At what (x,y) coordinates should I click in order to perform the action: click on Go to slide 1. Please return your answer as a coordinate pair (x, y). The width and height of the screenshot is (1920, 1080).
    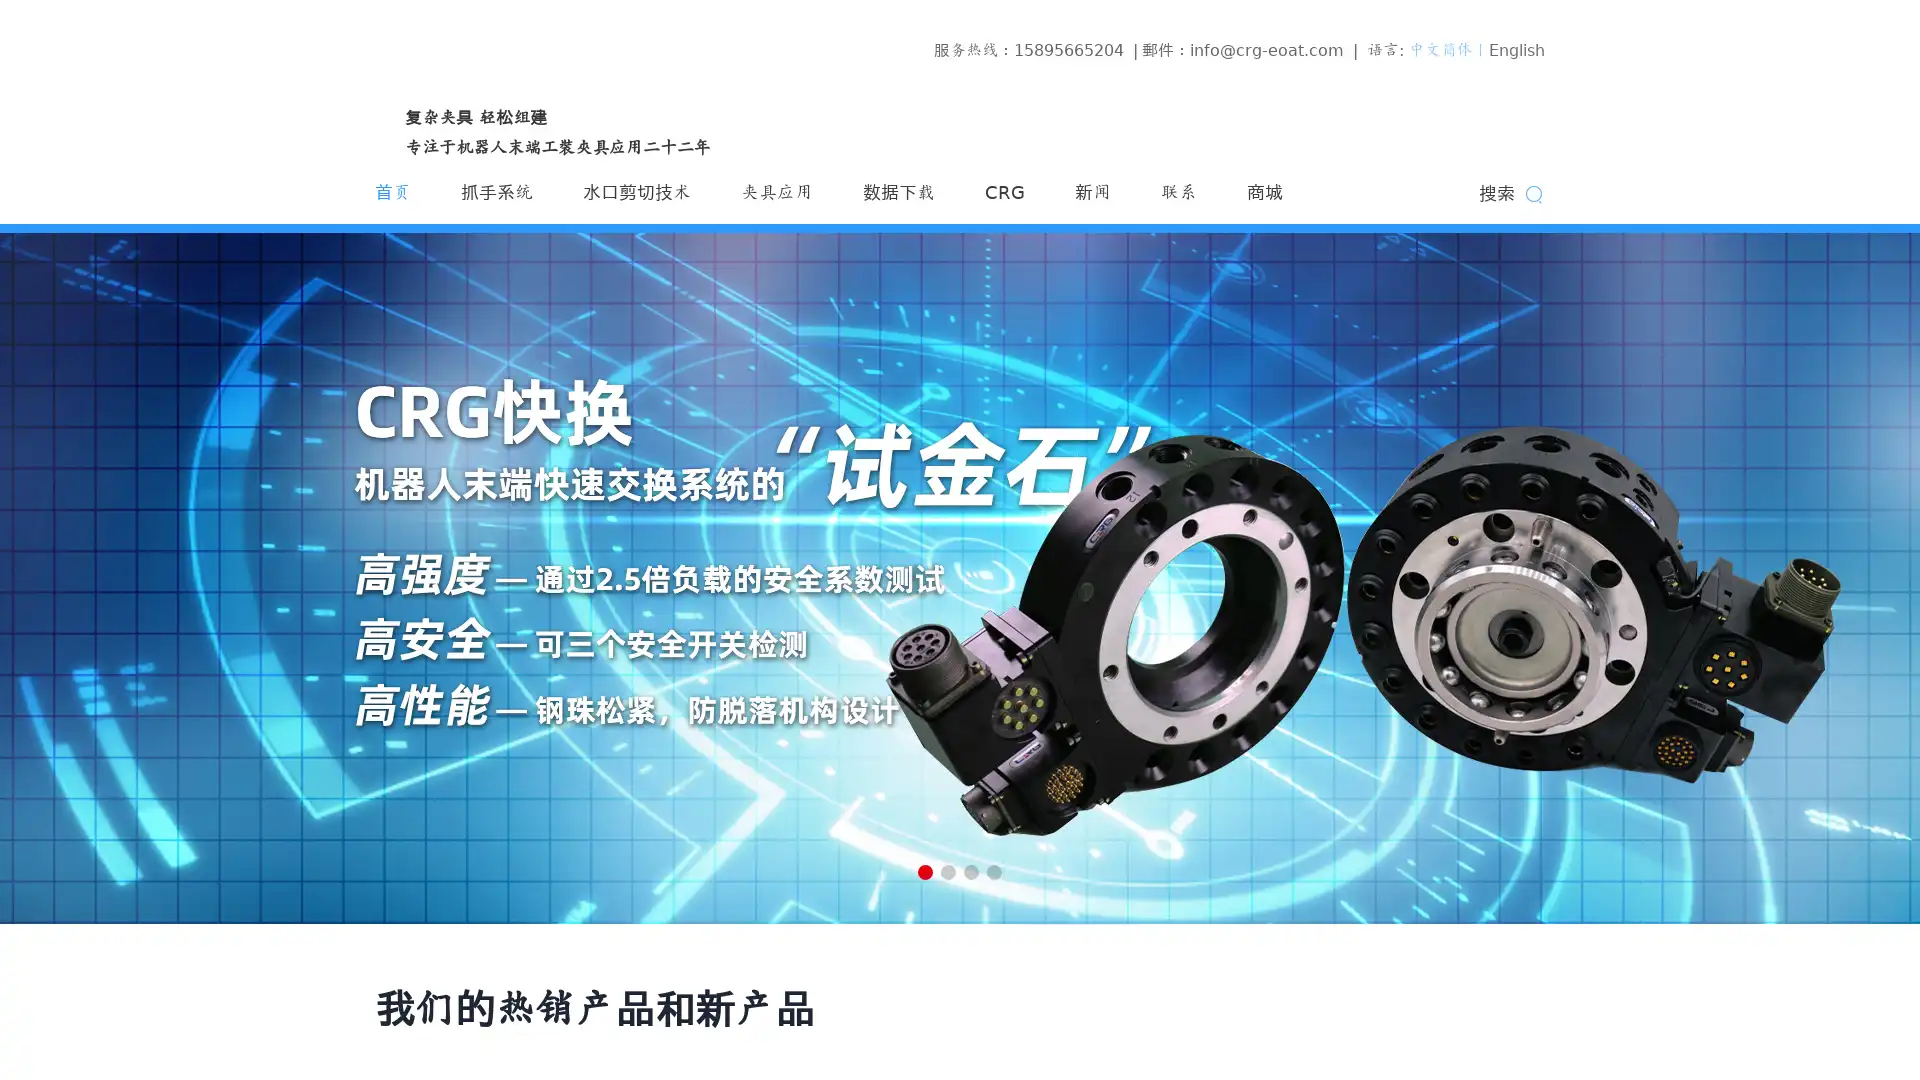
    Looking at the image, I should click on (924, 871).